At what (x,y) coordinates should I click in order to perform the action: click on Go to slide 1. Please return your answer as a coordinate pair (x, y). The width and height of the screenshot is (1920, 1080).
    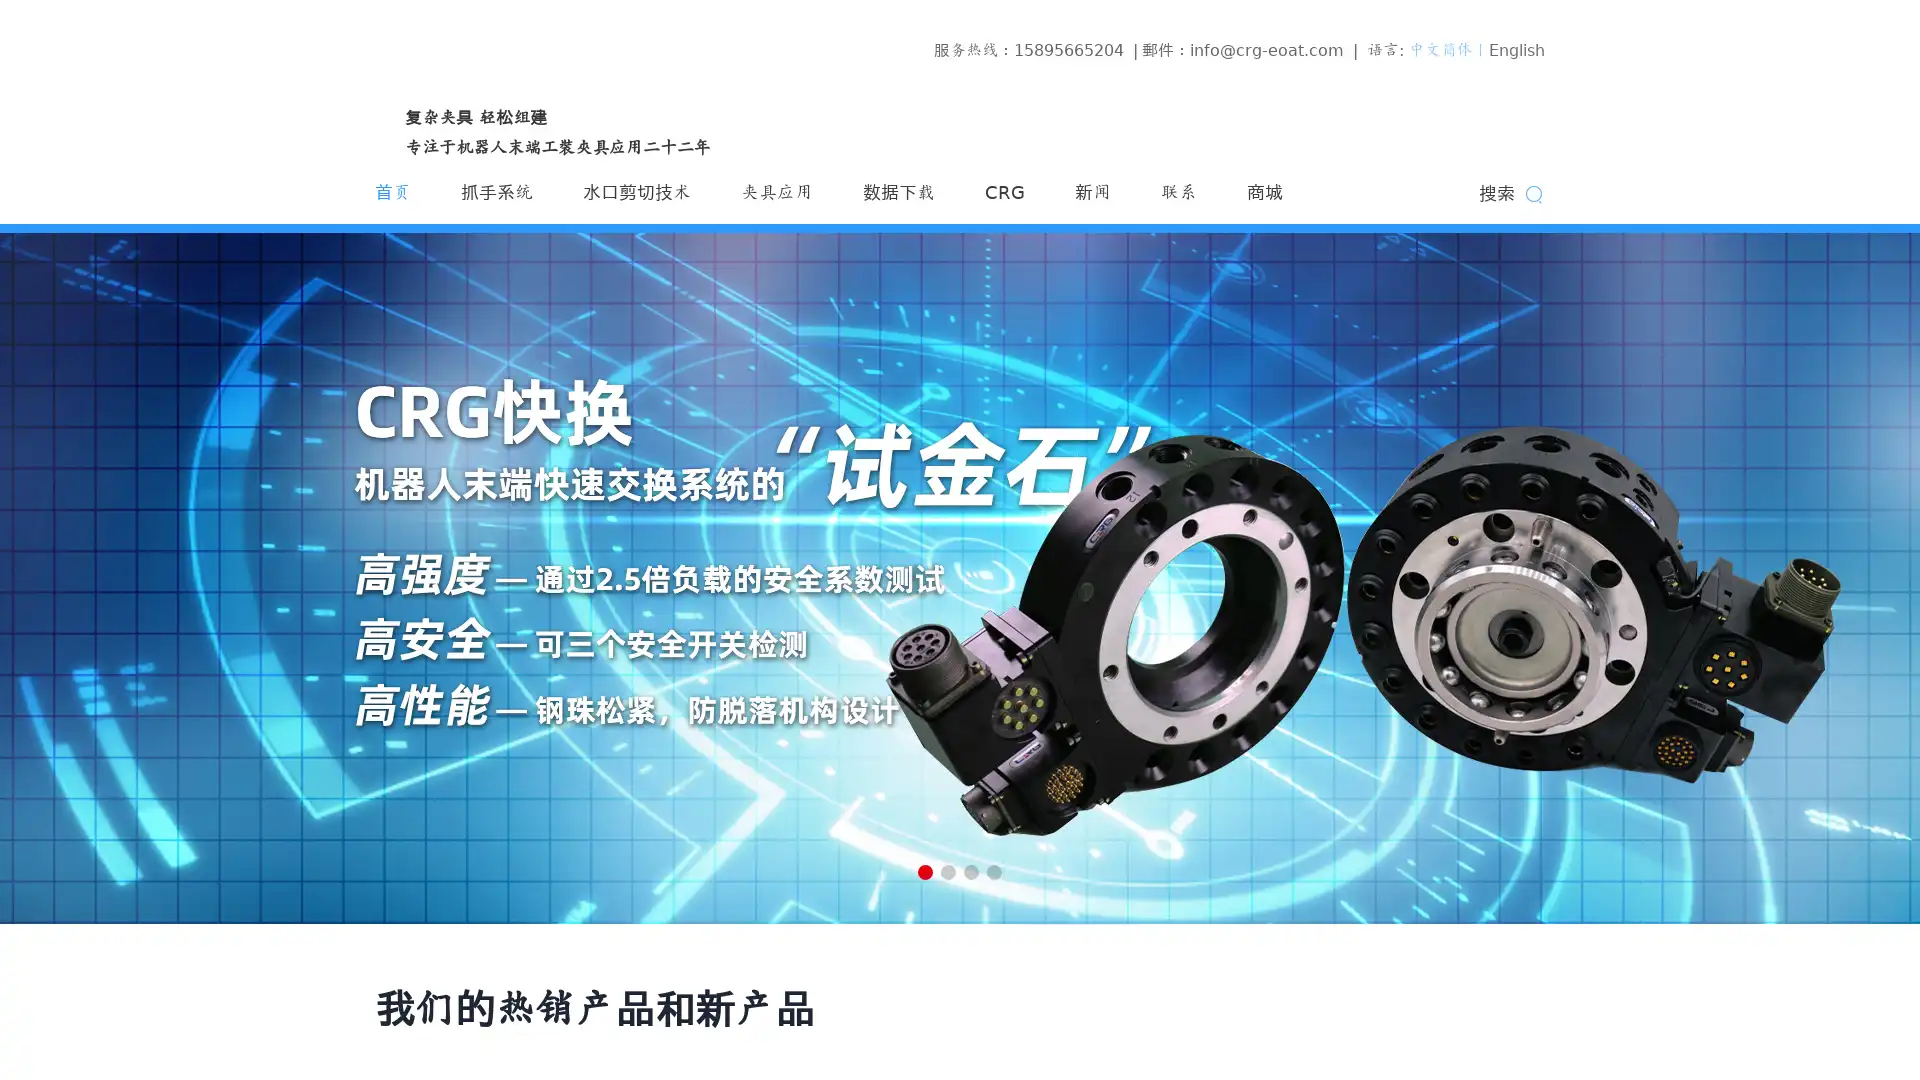
    Looking at the image, I should click on (924, 871).